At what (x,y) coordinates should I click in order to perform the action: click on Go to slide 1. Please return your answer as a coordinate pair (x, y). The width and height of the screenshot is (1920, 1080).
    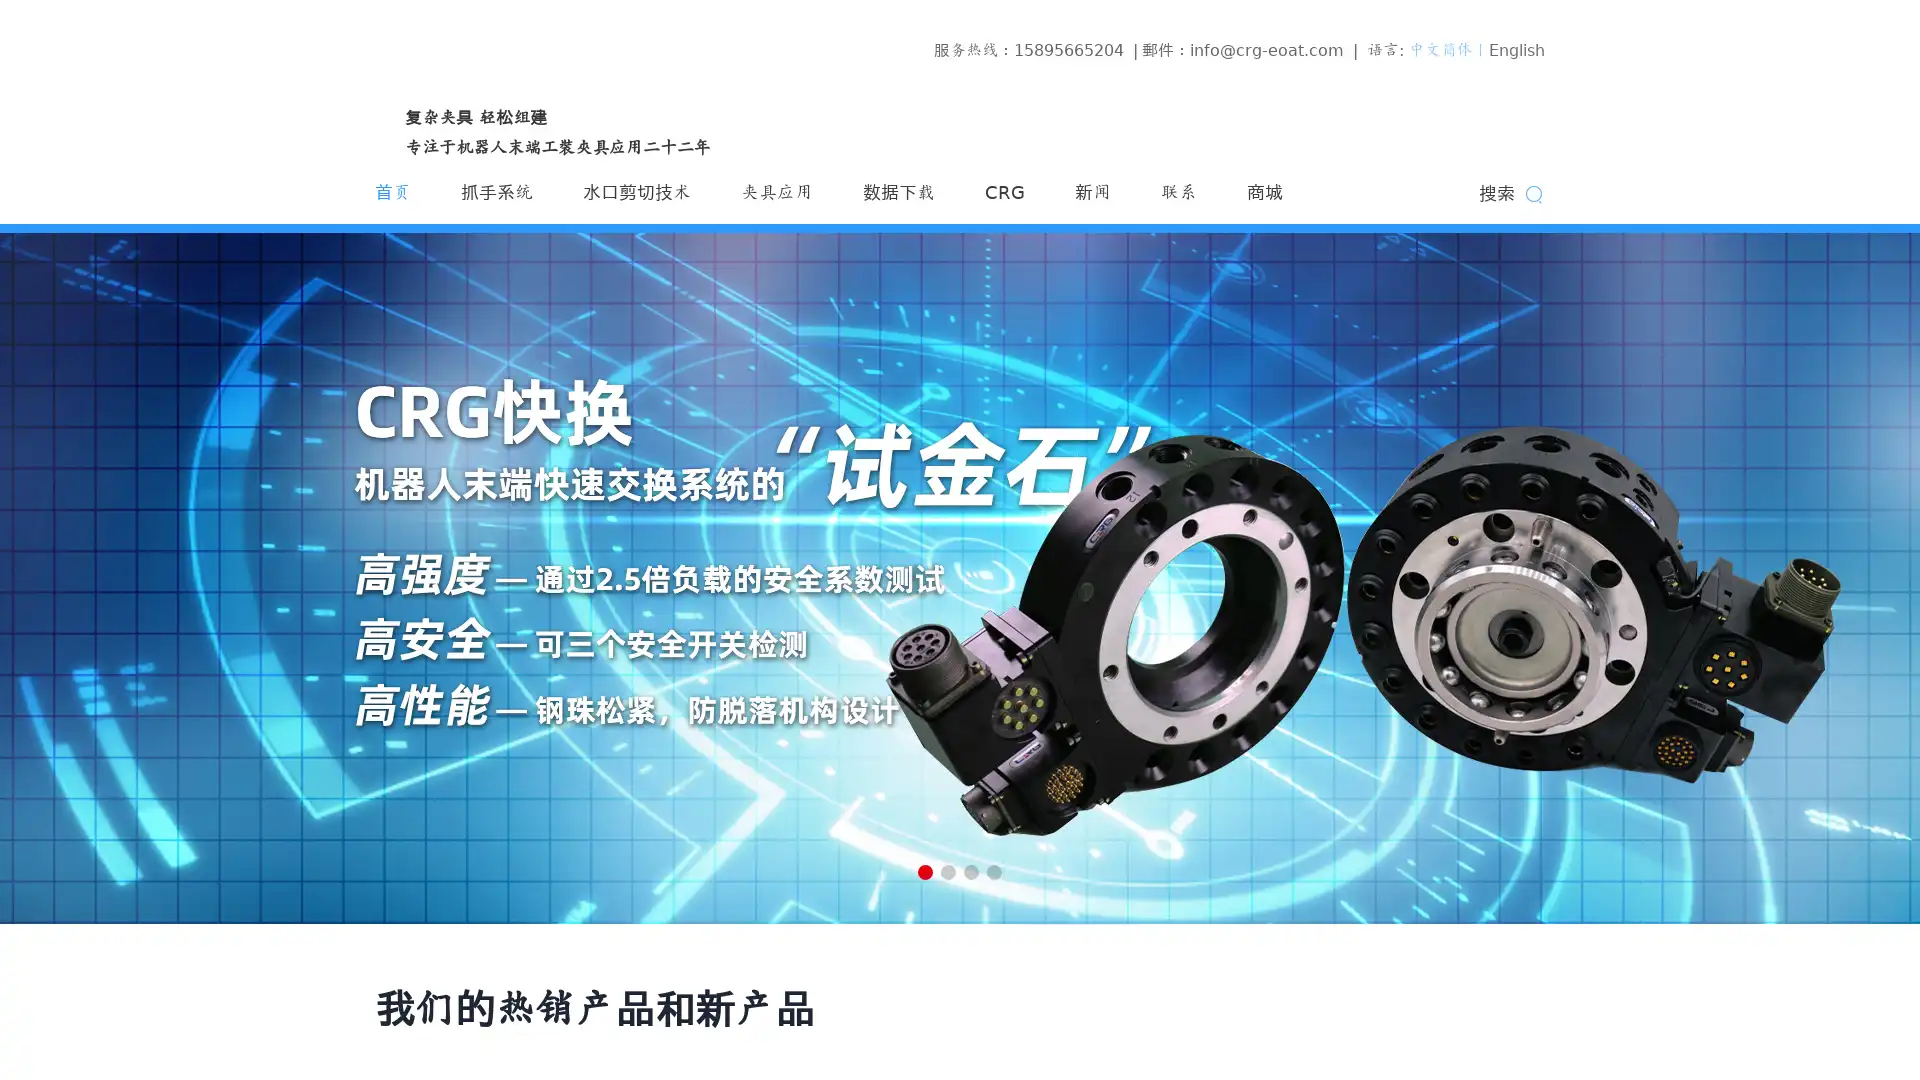
    Looking at the image, I should click on (924, 871).